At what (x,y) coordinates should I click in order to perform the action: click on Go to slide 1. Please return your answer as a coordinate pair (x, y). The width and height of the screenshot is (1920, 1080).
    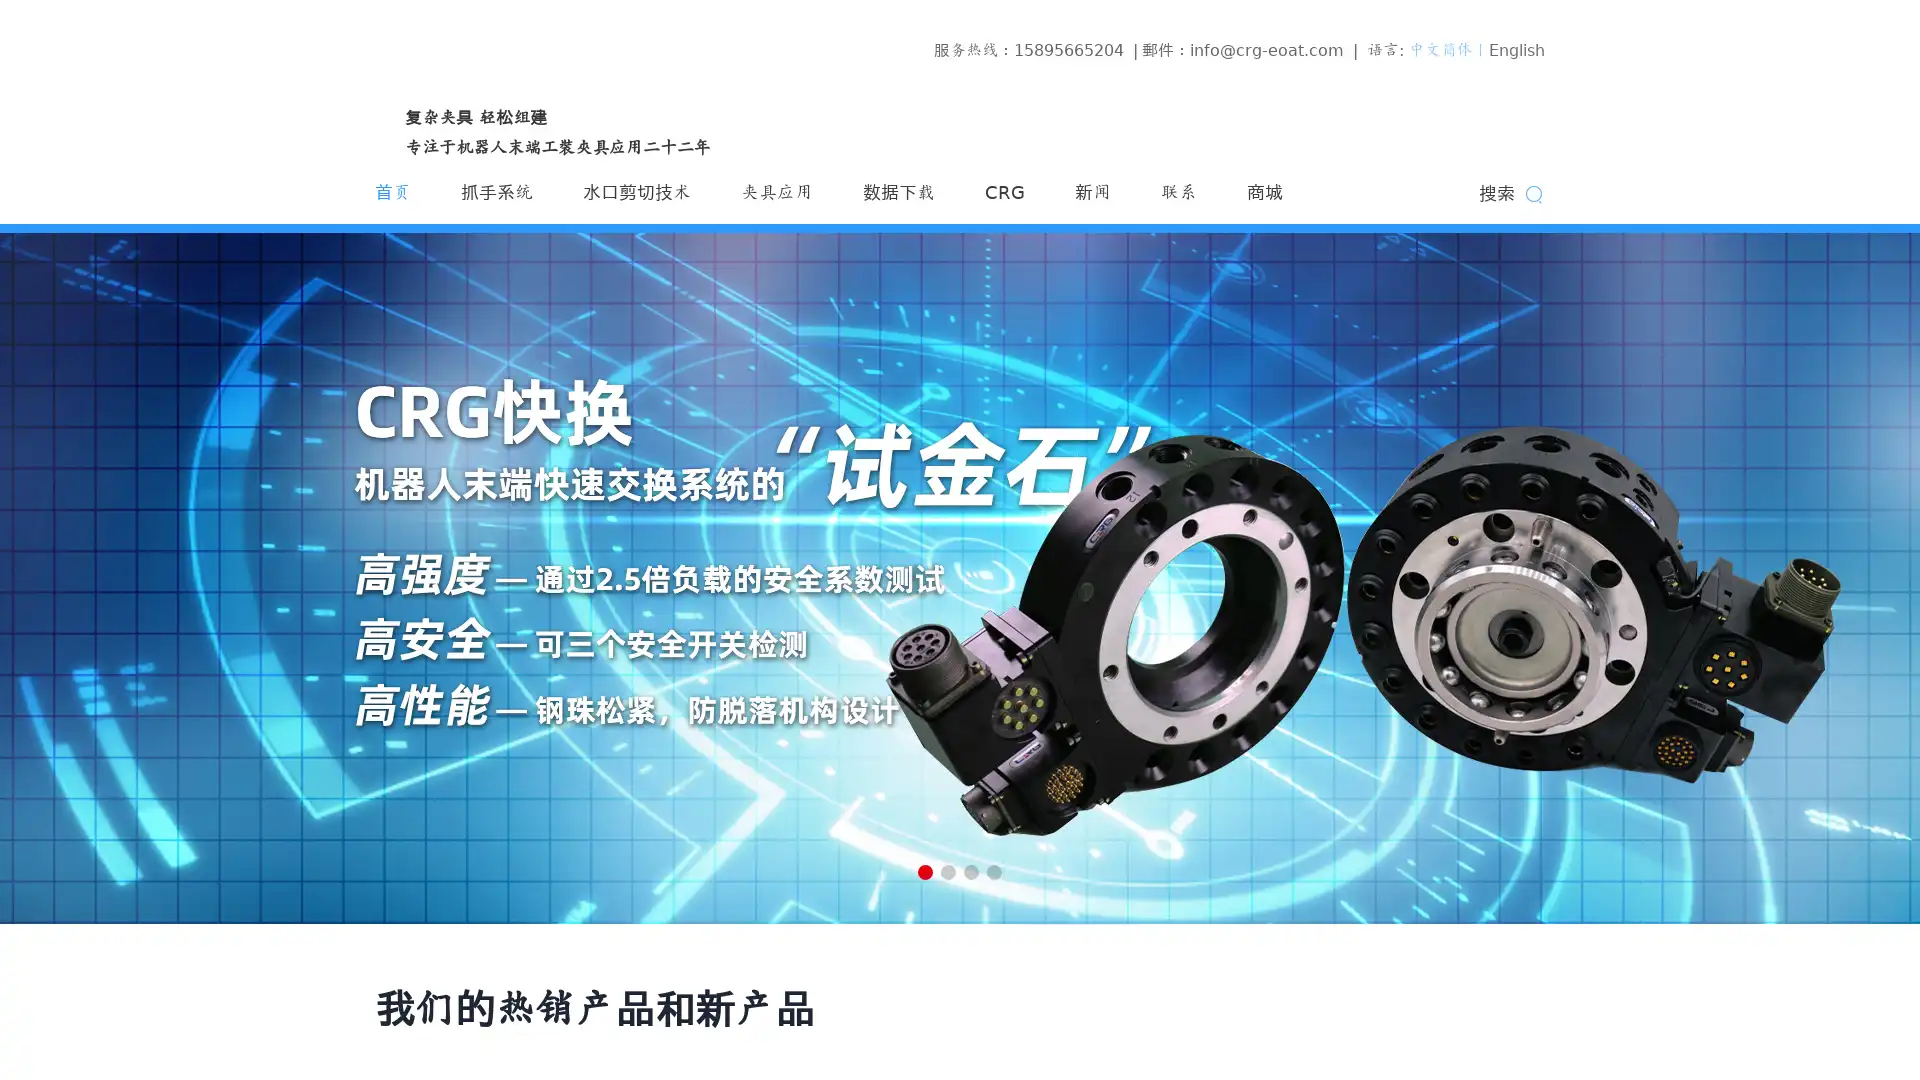
    Looking at the image, I should click on (924, 871).